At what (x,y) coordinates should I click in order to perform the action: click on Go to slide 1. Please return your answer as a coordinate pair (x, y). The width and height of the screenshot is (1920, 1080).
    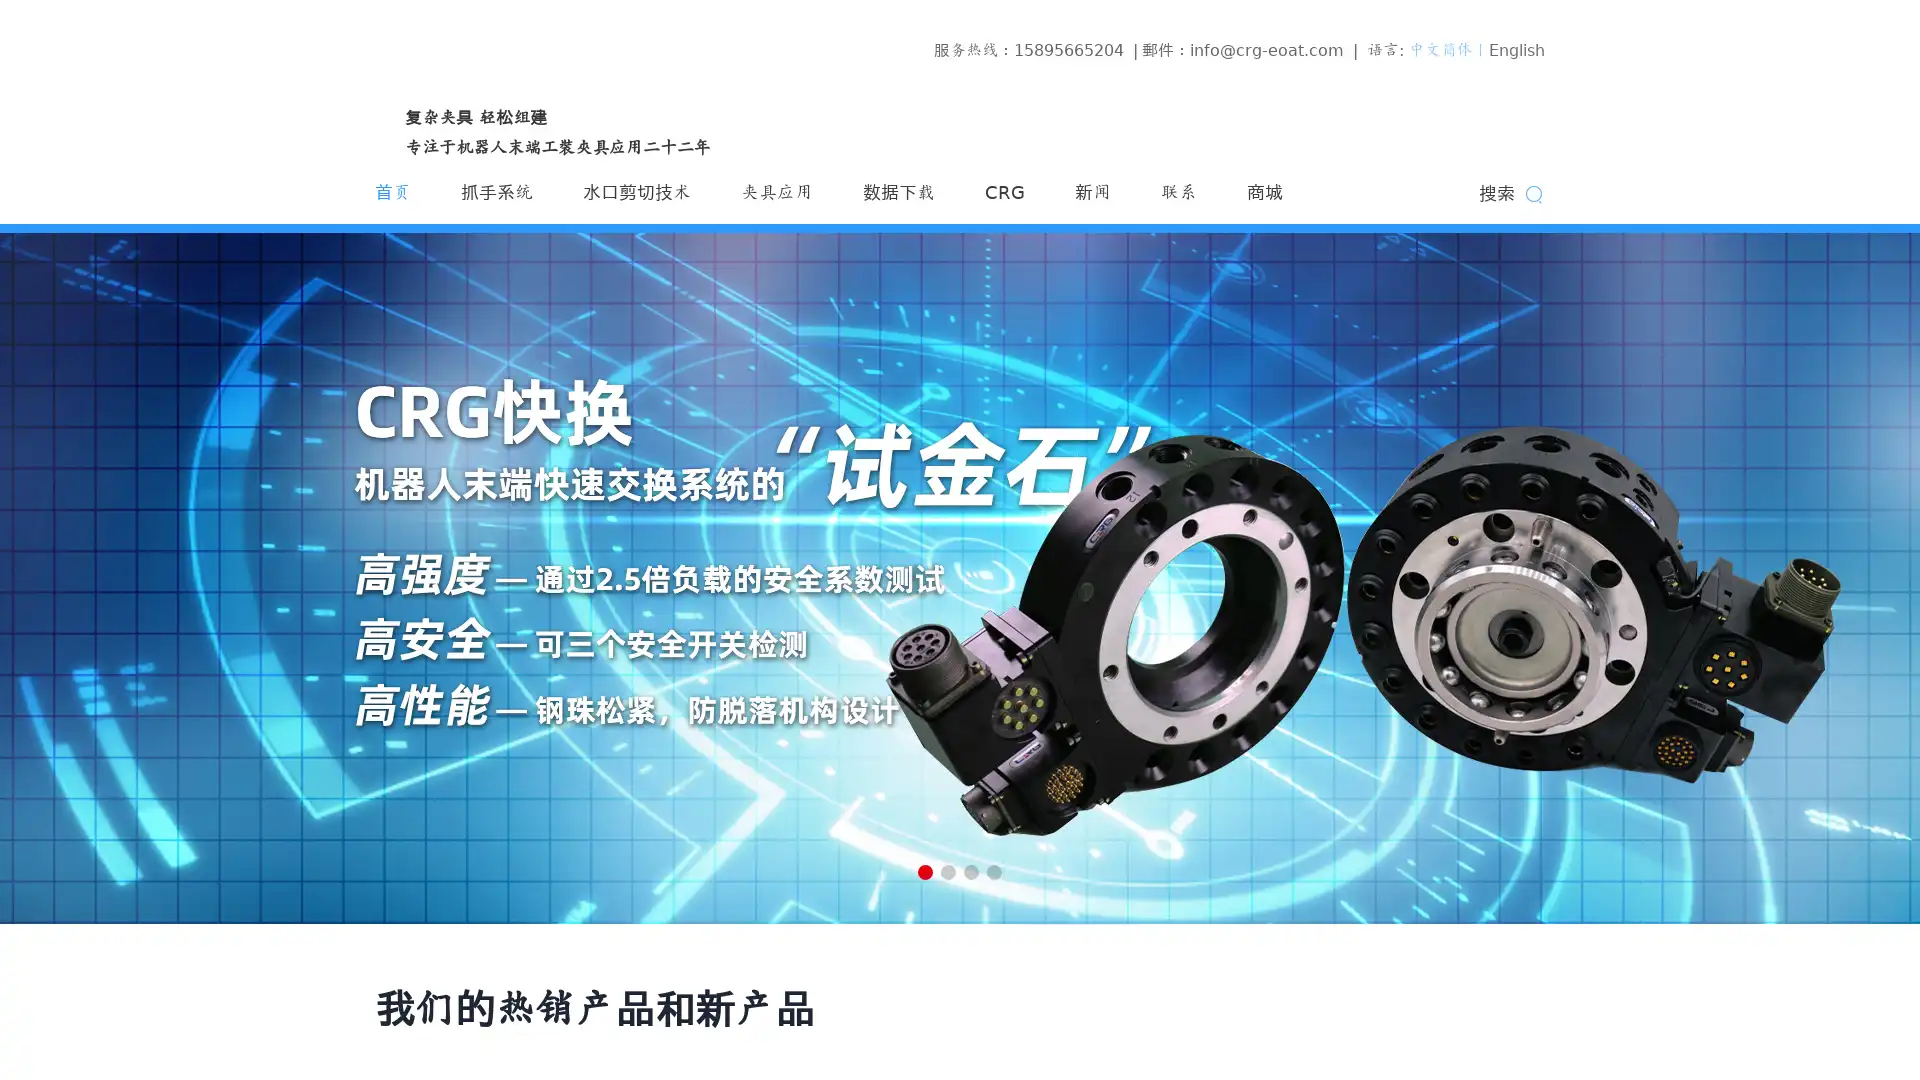
    Looking at the image, I should click on (924, 871).